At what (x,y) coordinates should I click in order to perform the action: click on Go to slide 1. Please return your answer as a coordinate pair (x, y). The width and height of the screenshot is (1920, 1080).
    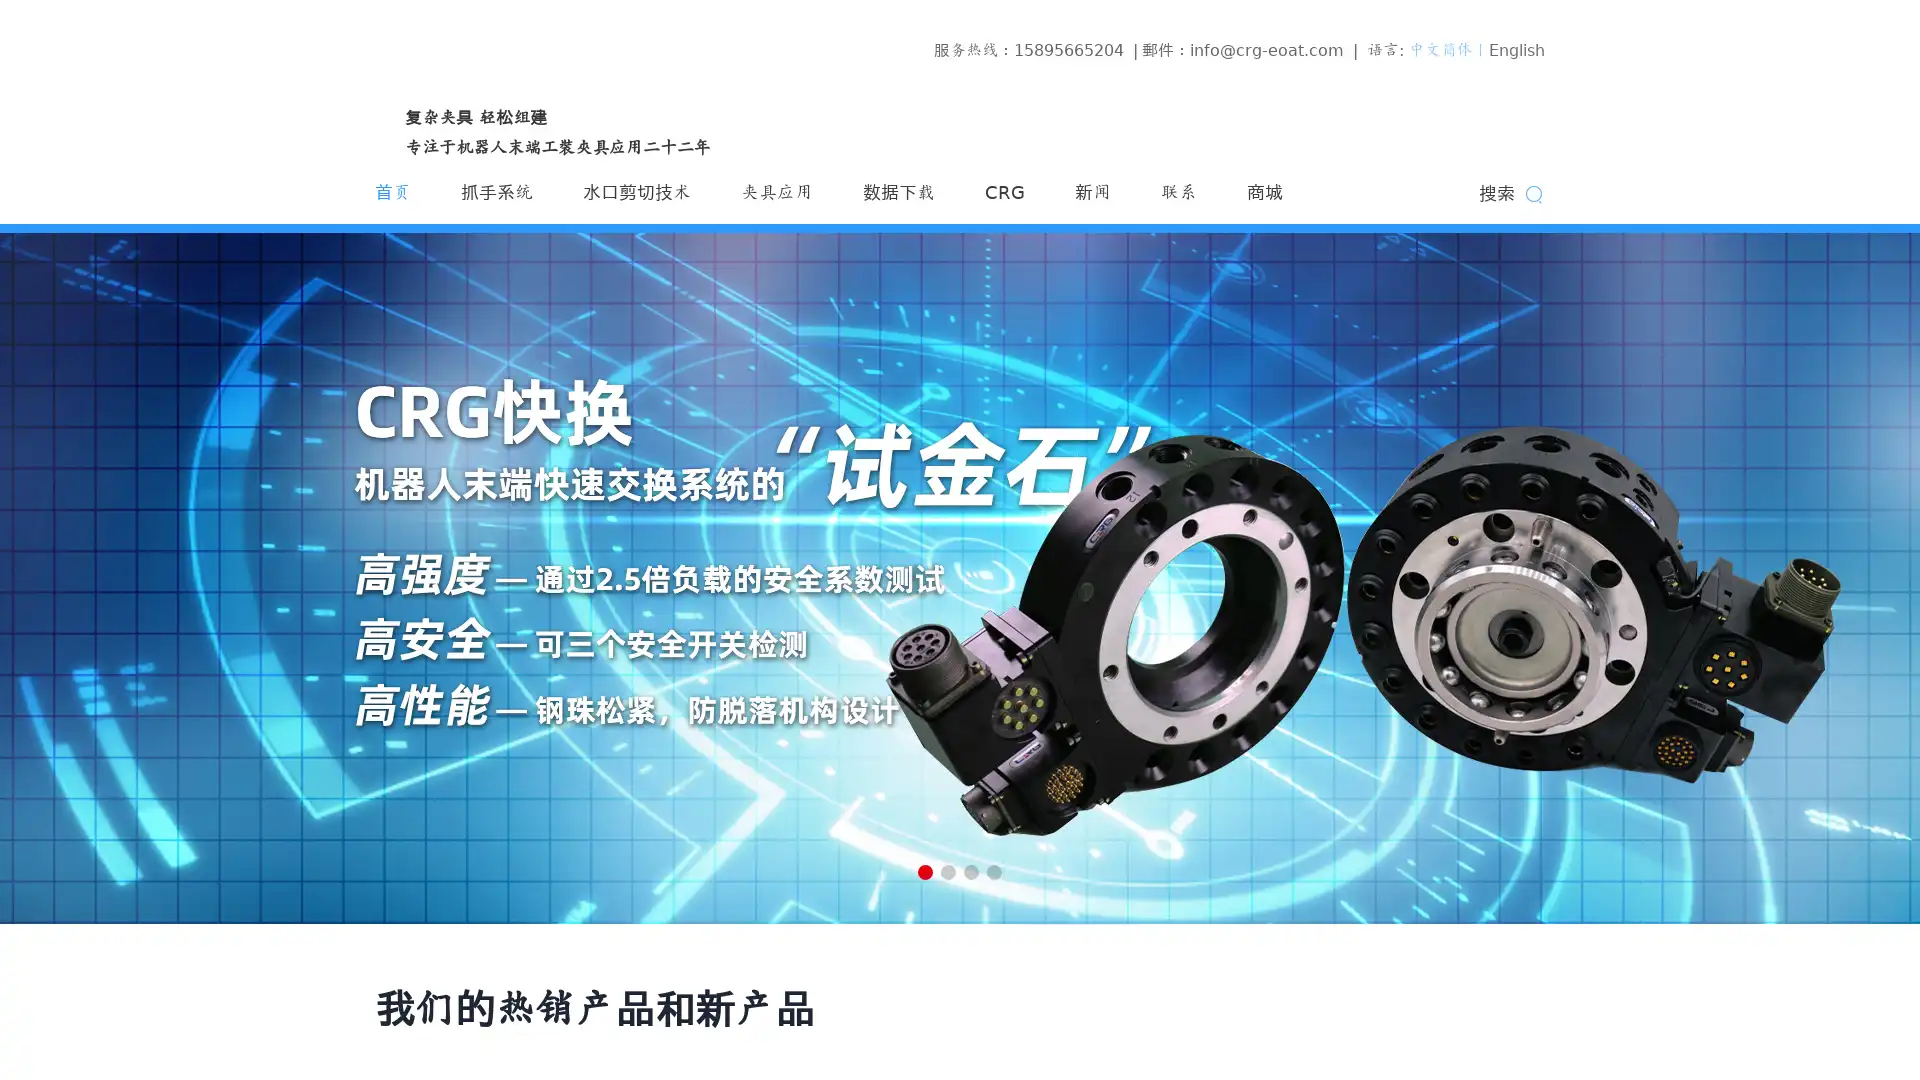
    Looking at the image, I should click on (924, 871).